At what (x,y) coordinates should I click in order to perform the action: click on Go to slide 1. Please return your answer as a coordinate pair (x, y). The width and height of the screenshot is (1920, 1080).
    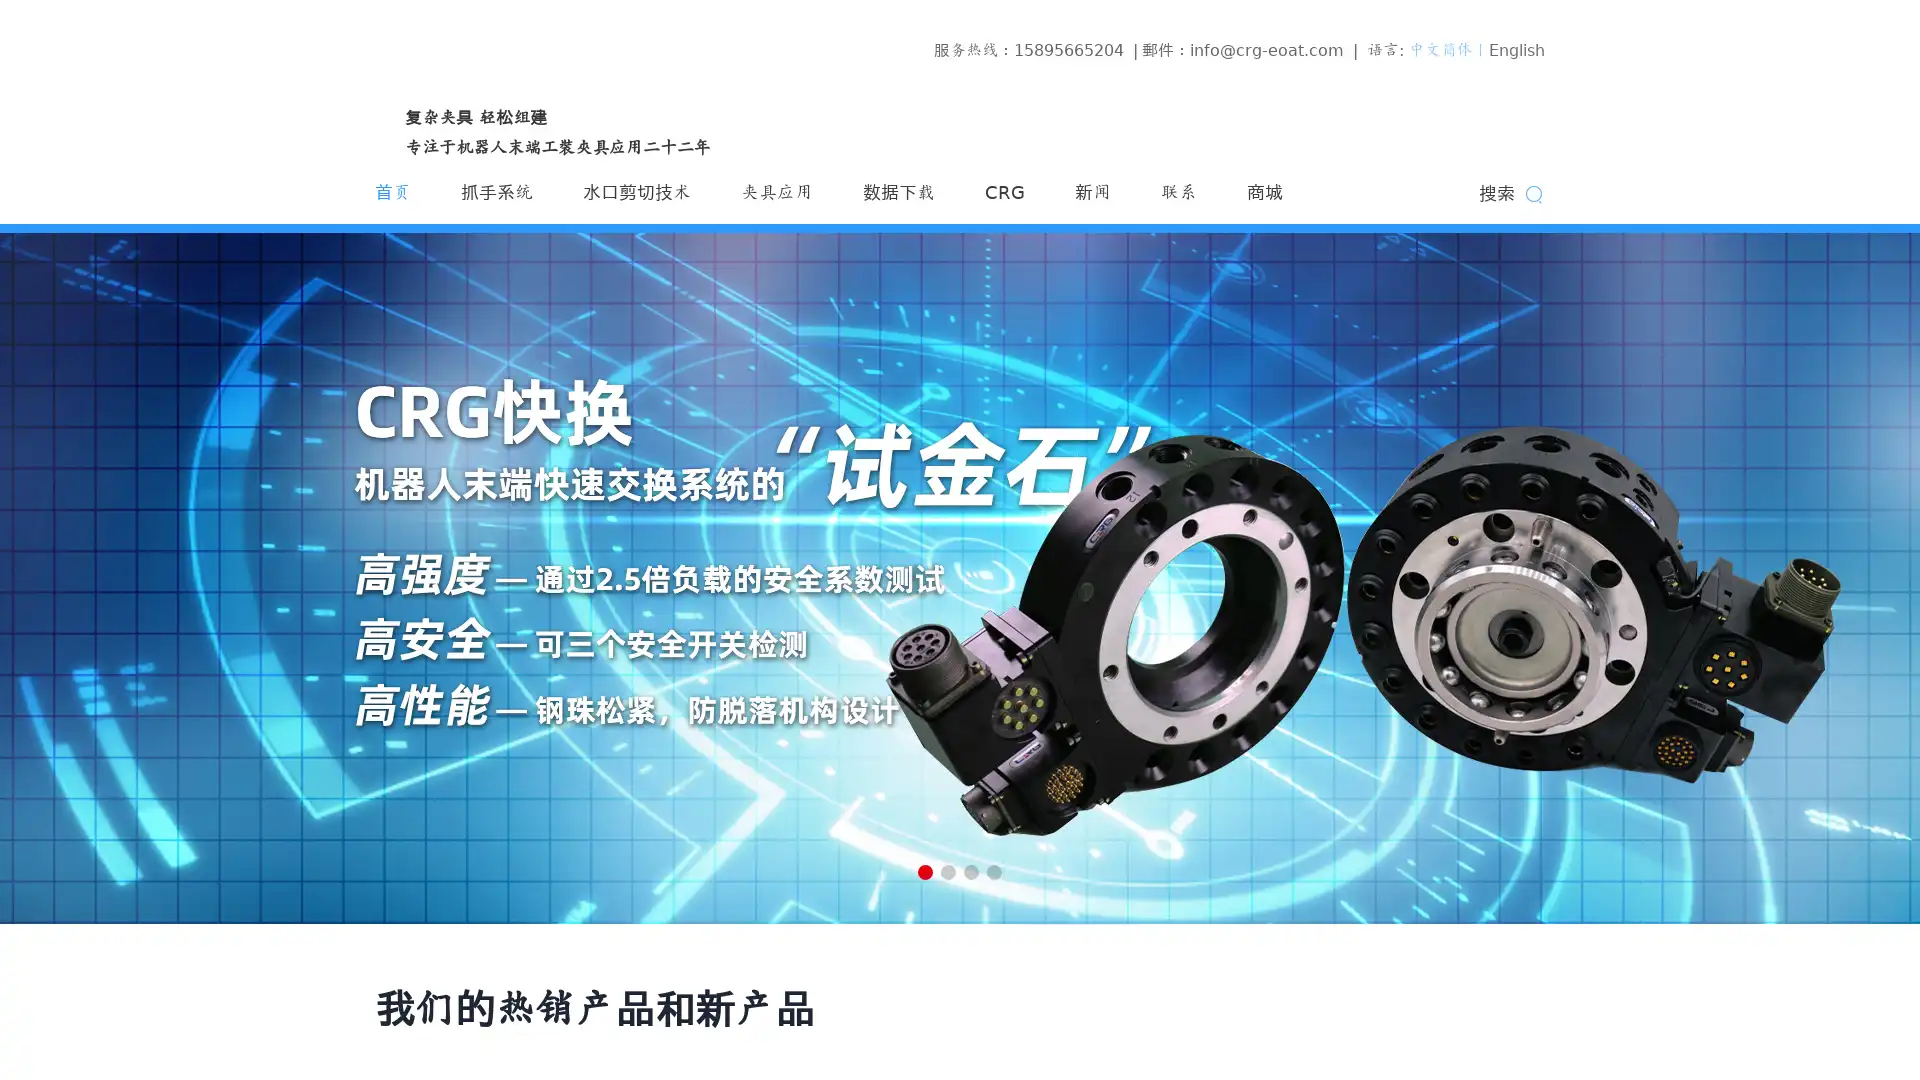
    Looking at the image, I should click on (924, 871).